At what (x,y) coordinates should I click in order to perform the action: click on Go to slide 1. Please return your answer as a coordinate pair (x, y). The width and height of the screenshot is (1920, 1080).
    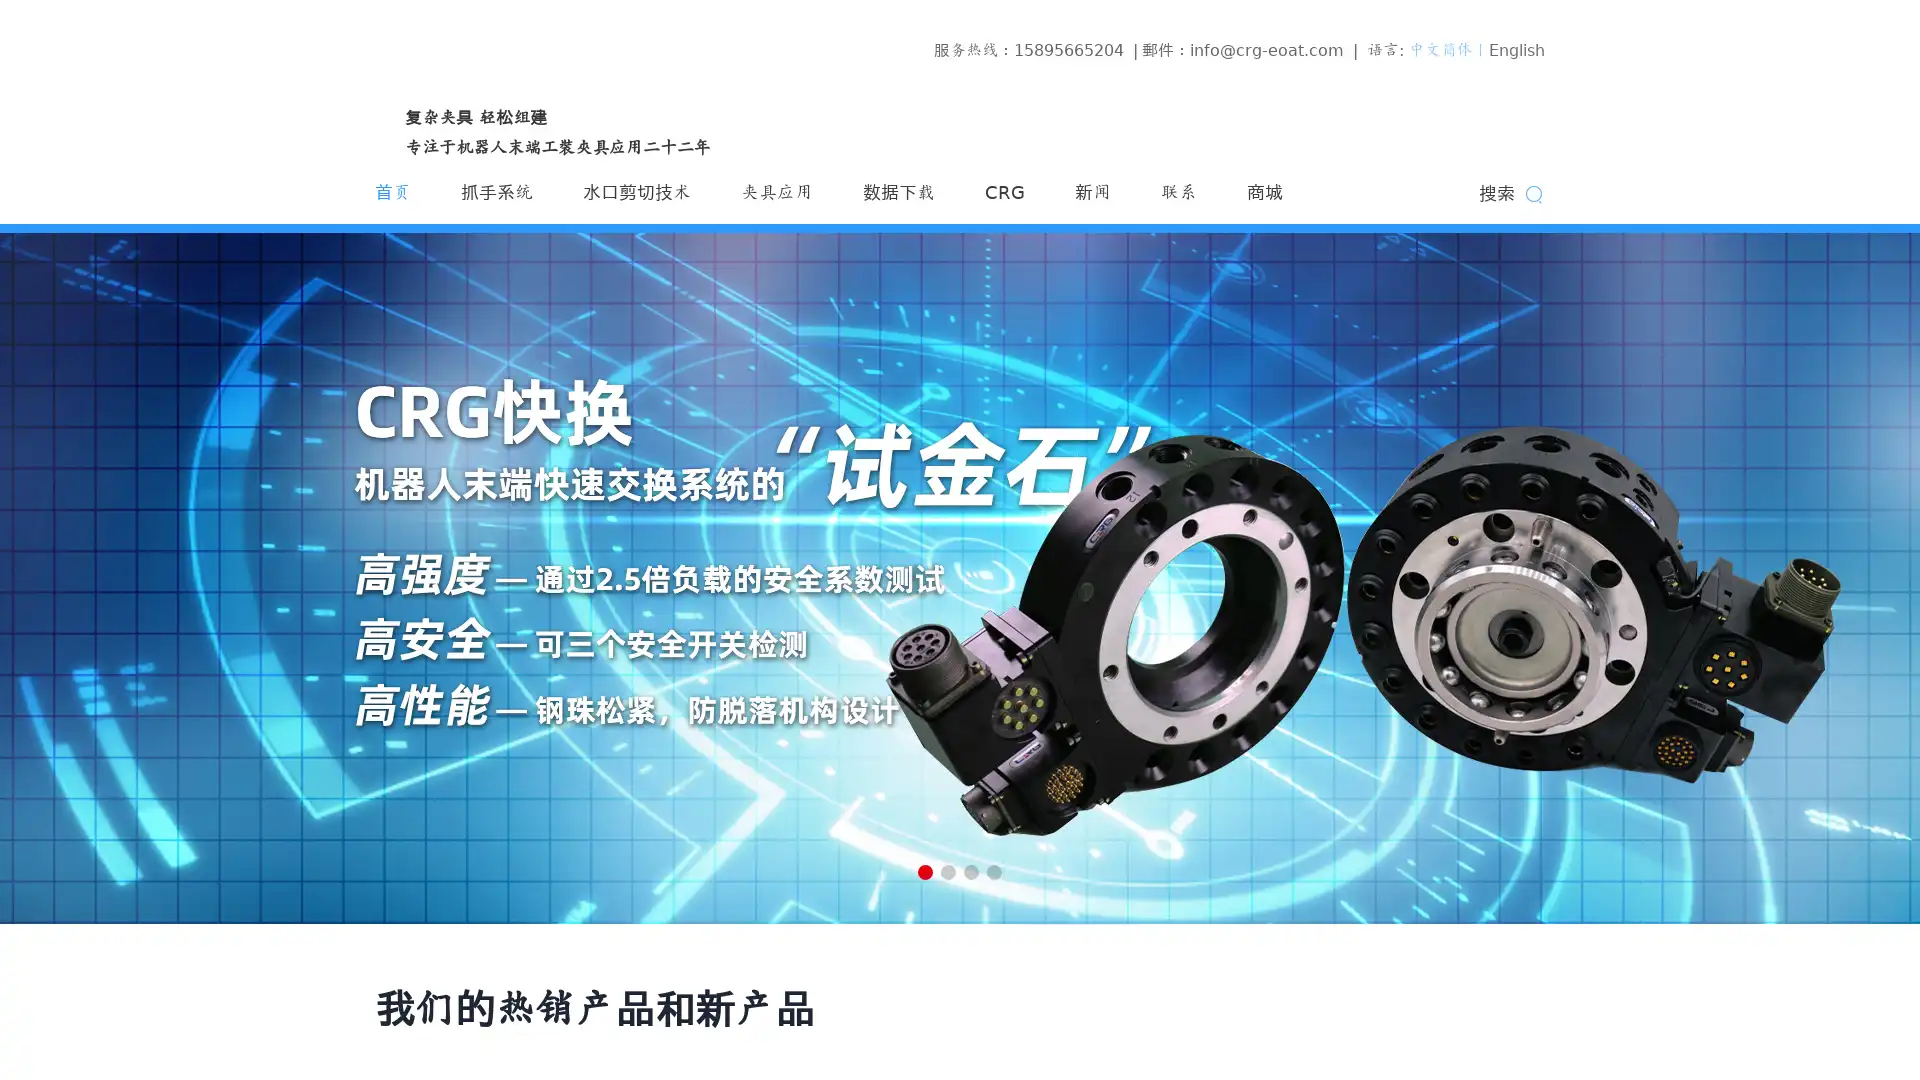
    Looking at the image, I should click on (924, 871).